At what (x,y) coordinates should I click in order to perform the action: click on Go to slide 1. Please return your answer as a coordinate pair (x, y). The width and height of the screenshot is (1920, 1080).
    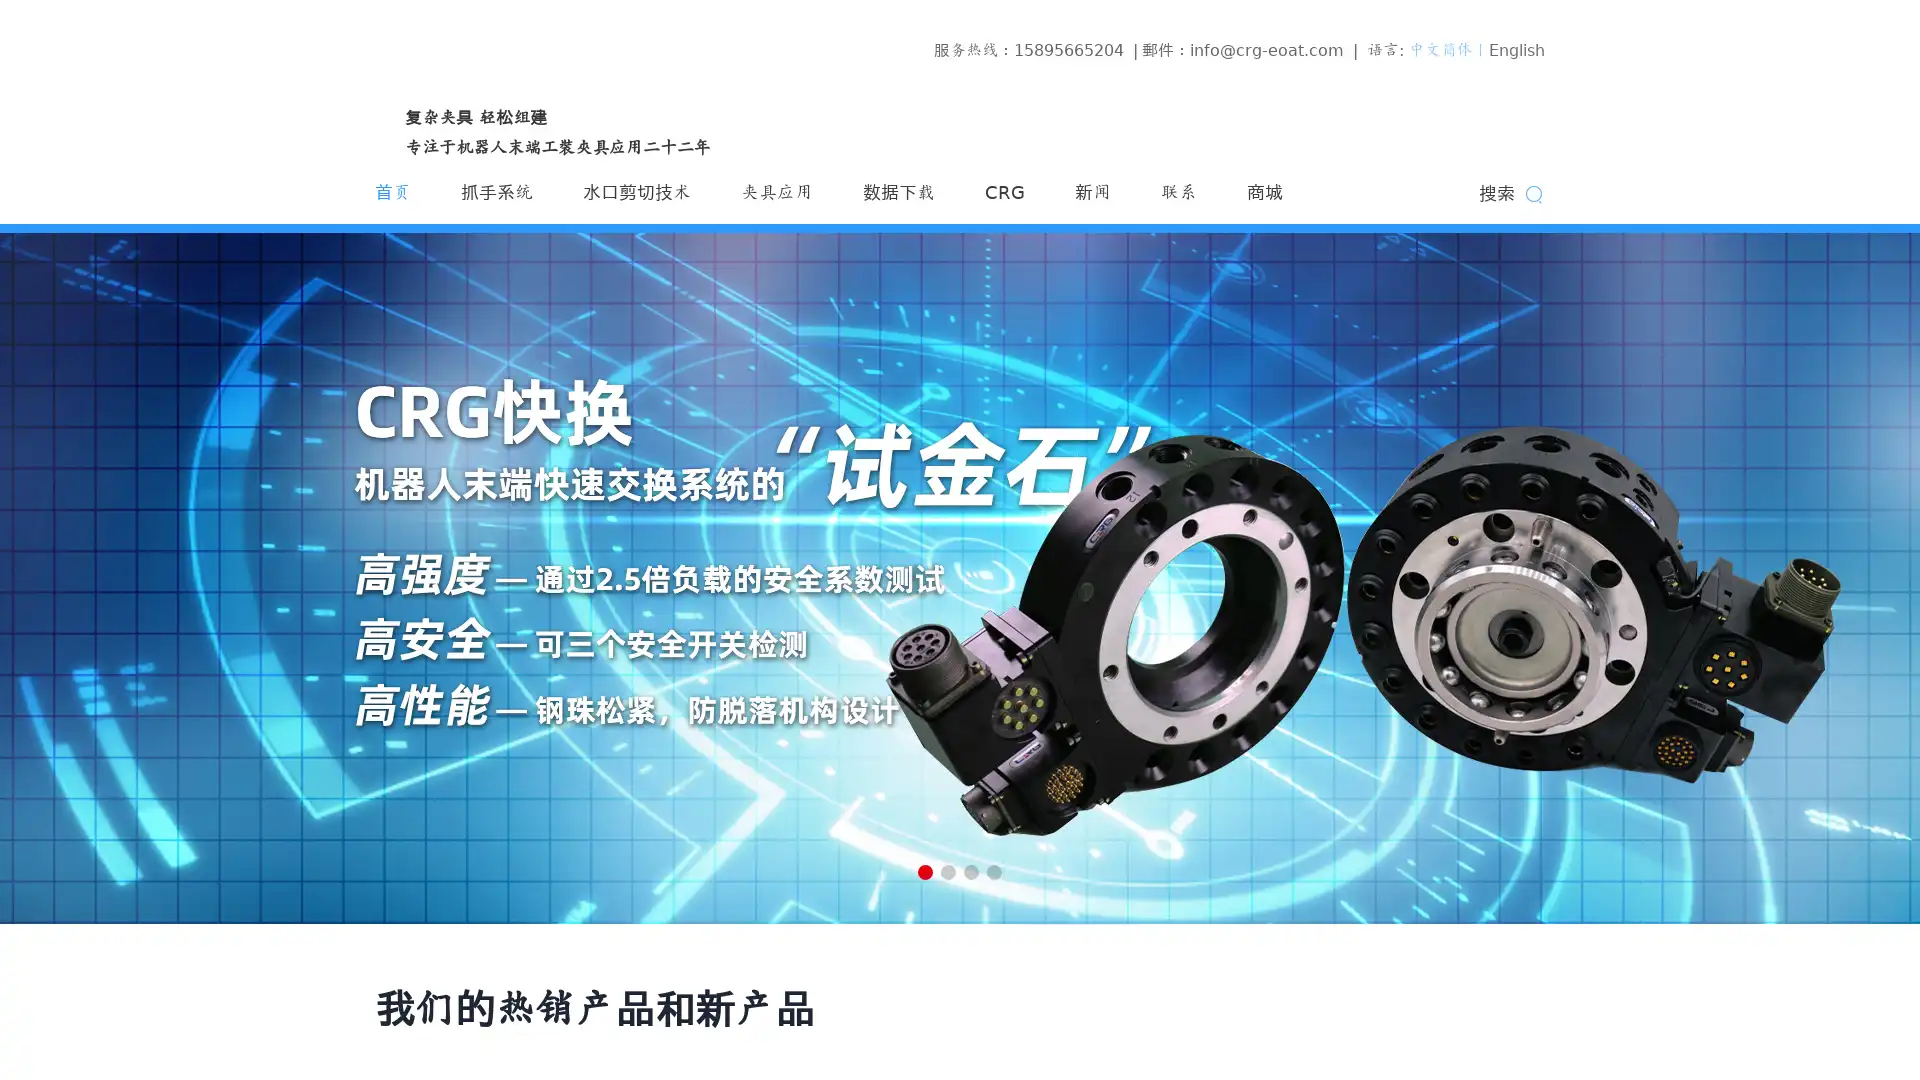
    Looking at the image, I should click on (924, 871).